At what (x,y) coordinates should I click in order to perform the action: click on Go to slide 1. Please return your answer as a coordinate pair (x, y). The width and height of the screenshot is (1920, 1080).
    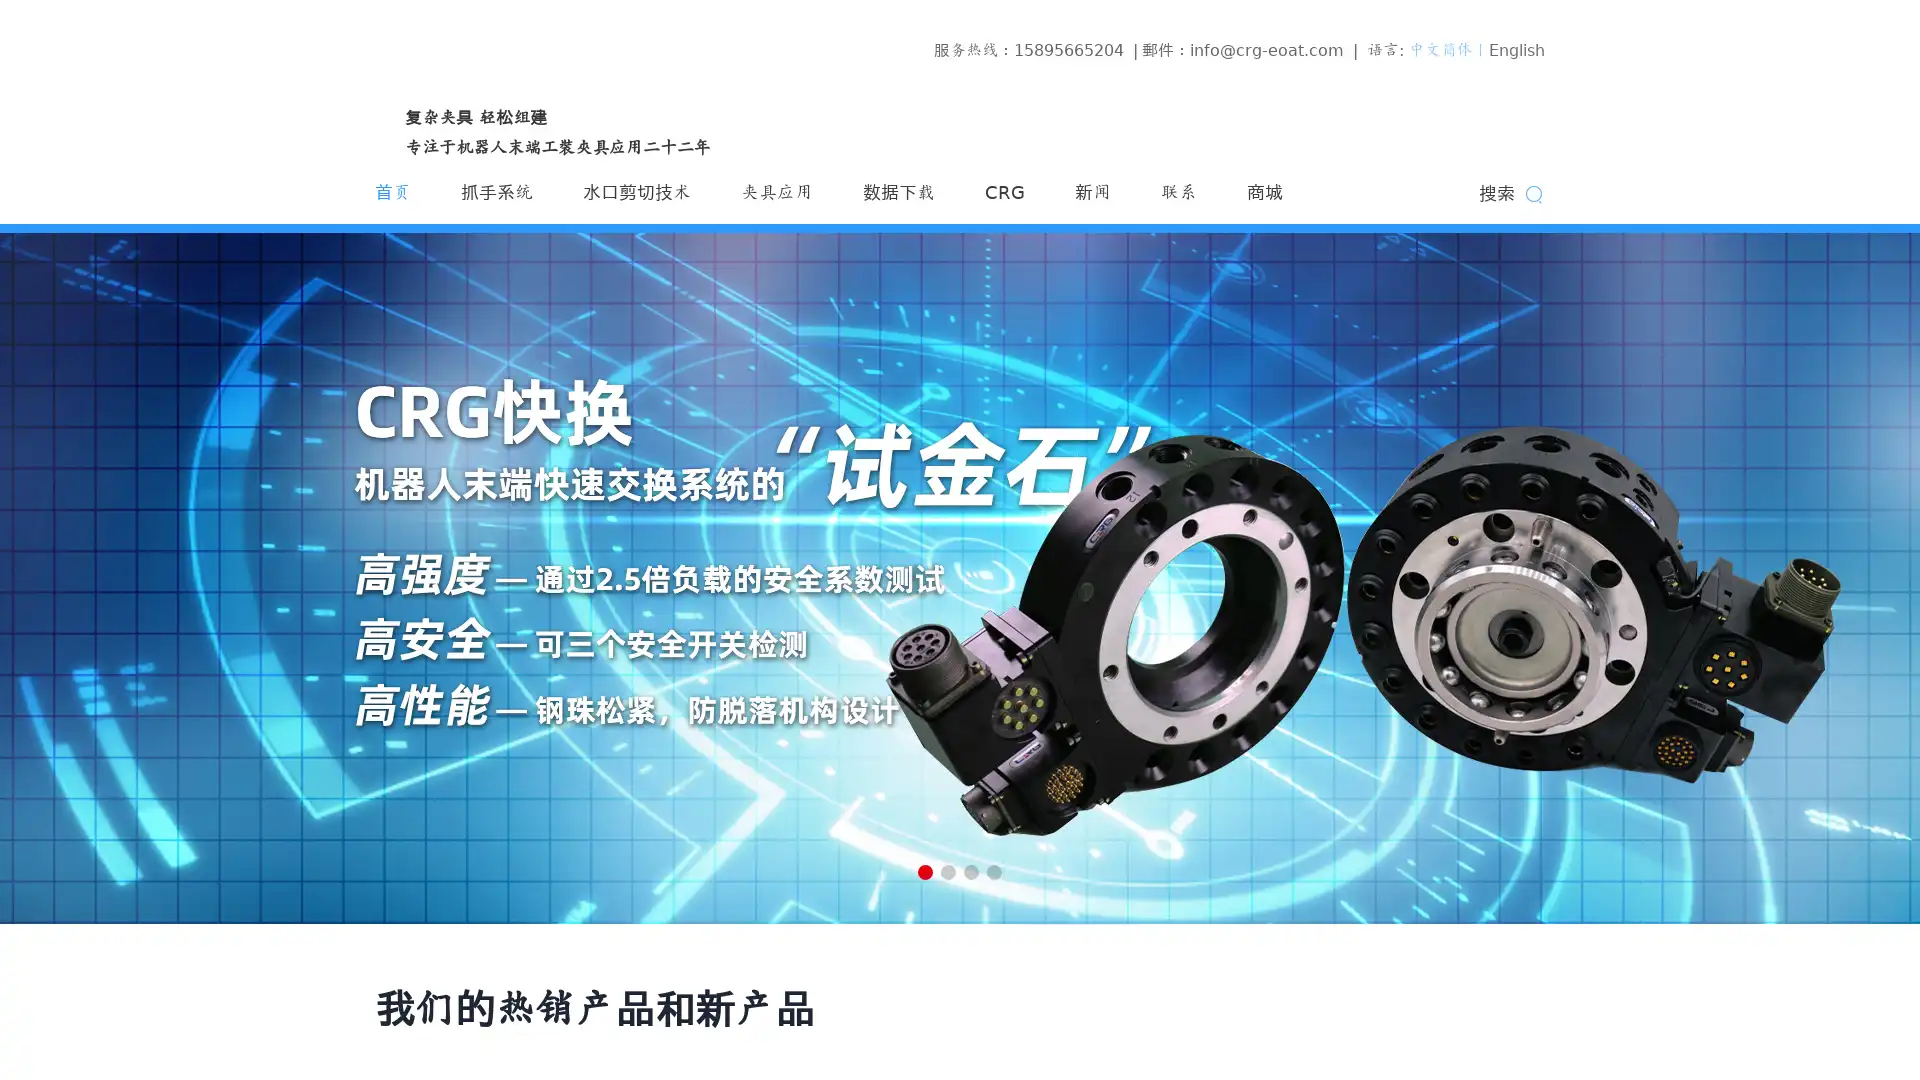
    Looking at the image, I should click on (924, 871).